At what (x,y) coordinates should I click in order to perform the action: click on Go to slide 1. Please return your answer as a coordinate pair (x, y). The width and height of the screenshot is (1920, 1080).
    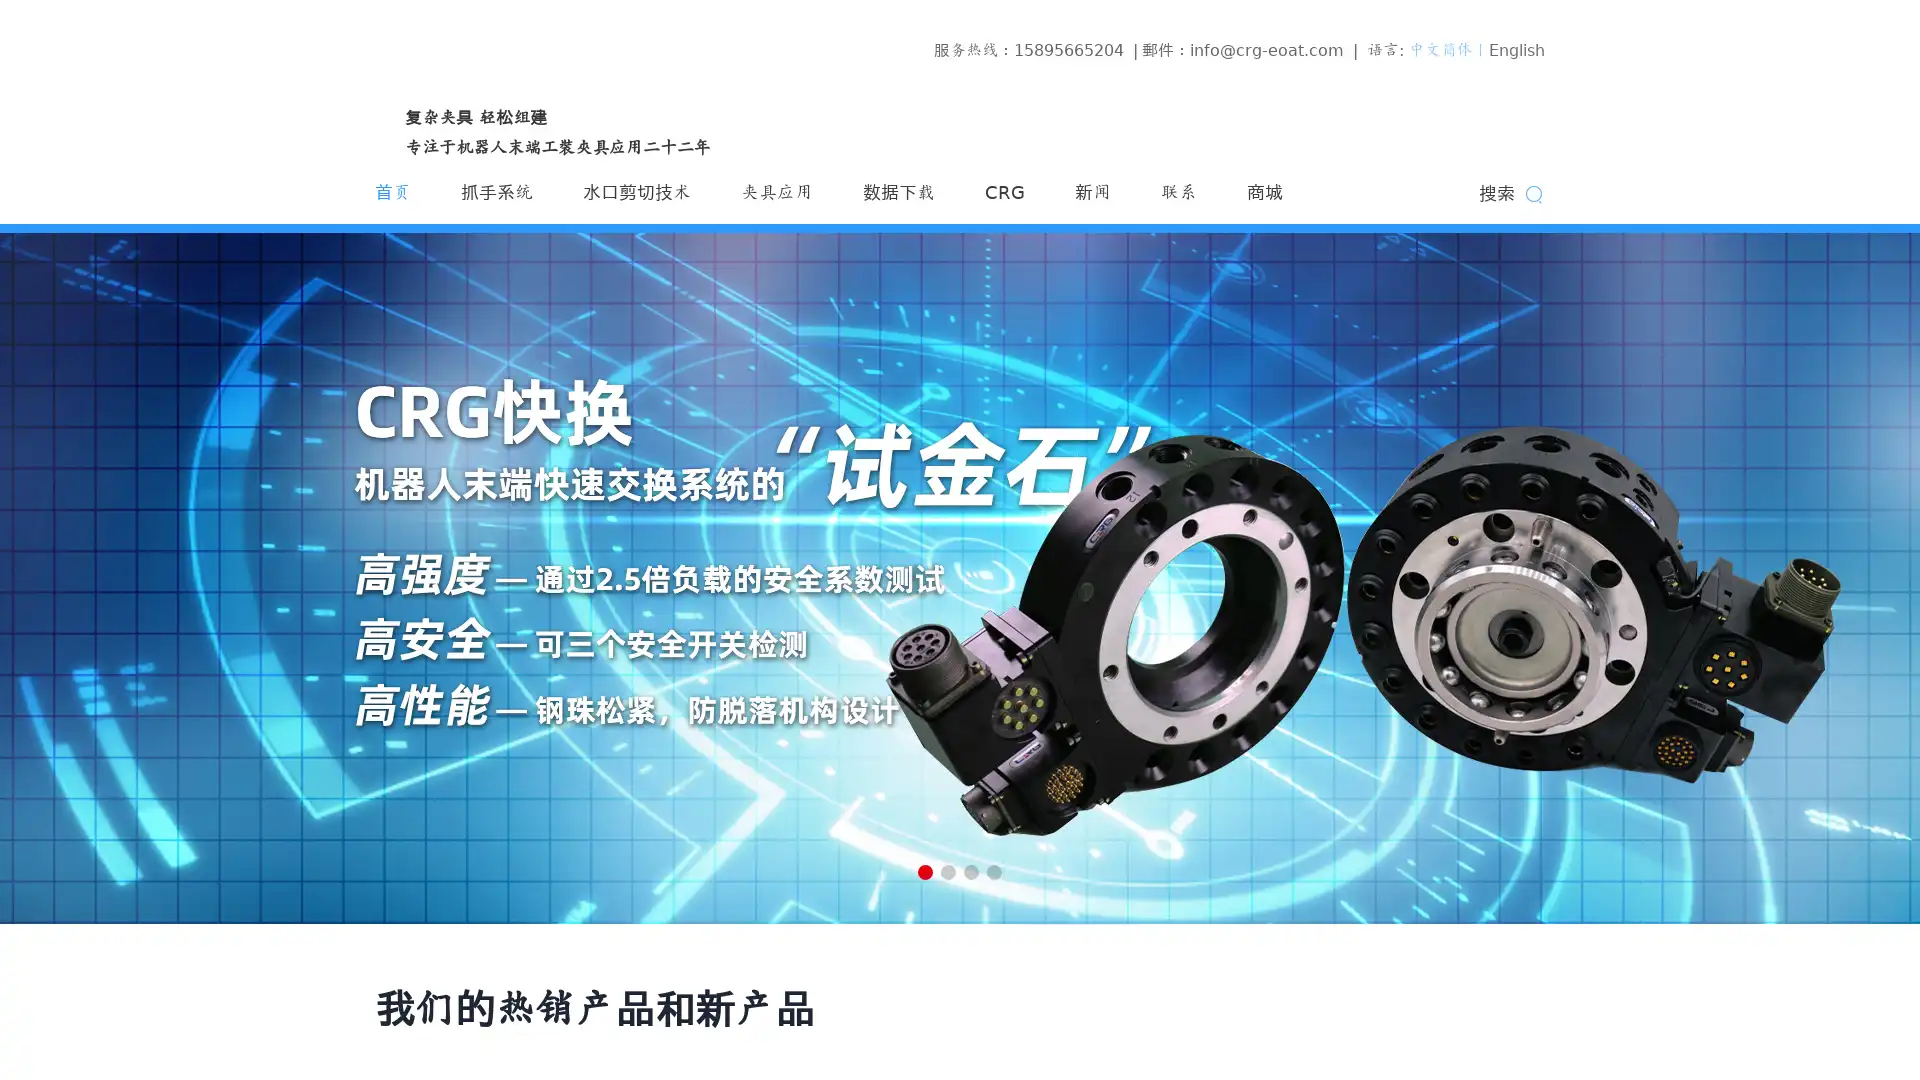
    Looking at the image, I should click on (924, 871).